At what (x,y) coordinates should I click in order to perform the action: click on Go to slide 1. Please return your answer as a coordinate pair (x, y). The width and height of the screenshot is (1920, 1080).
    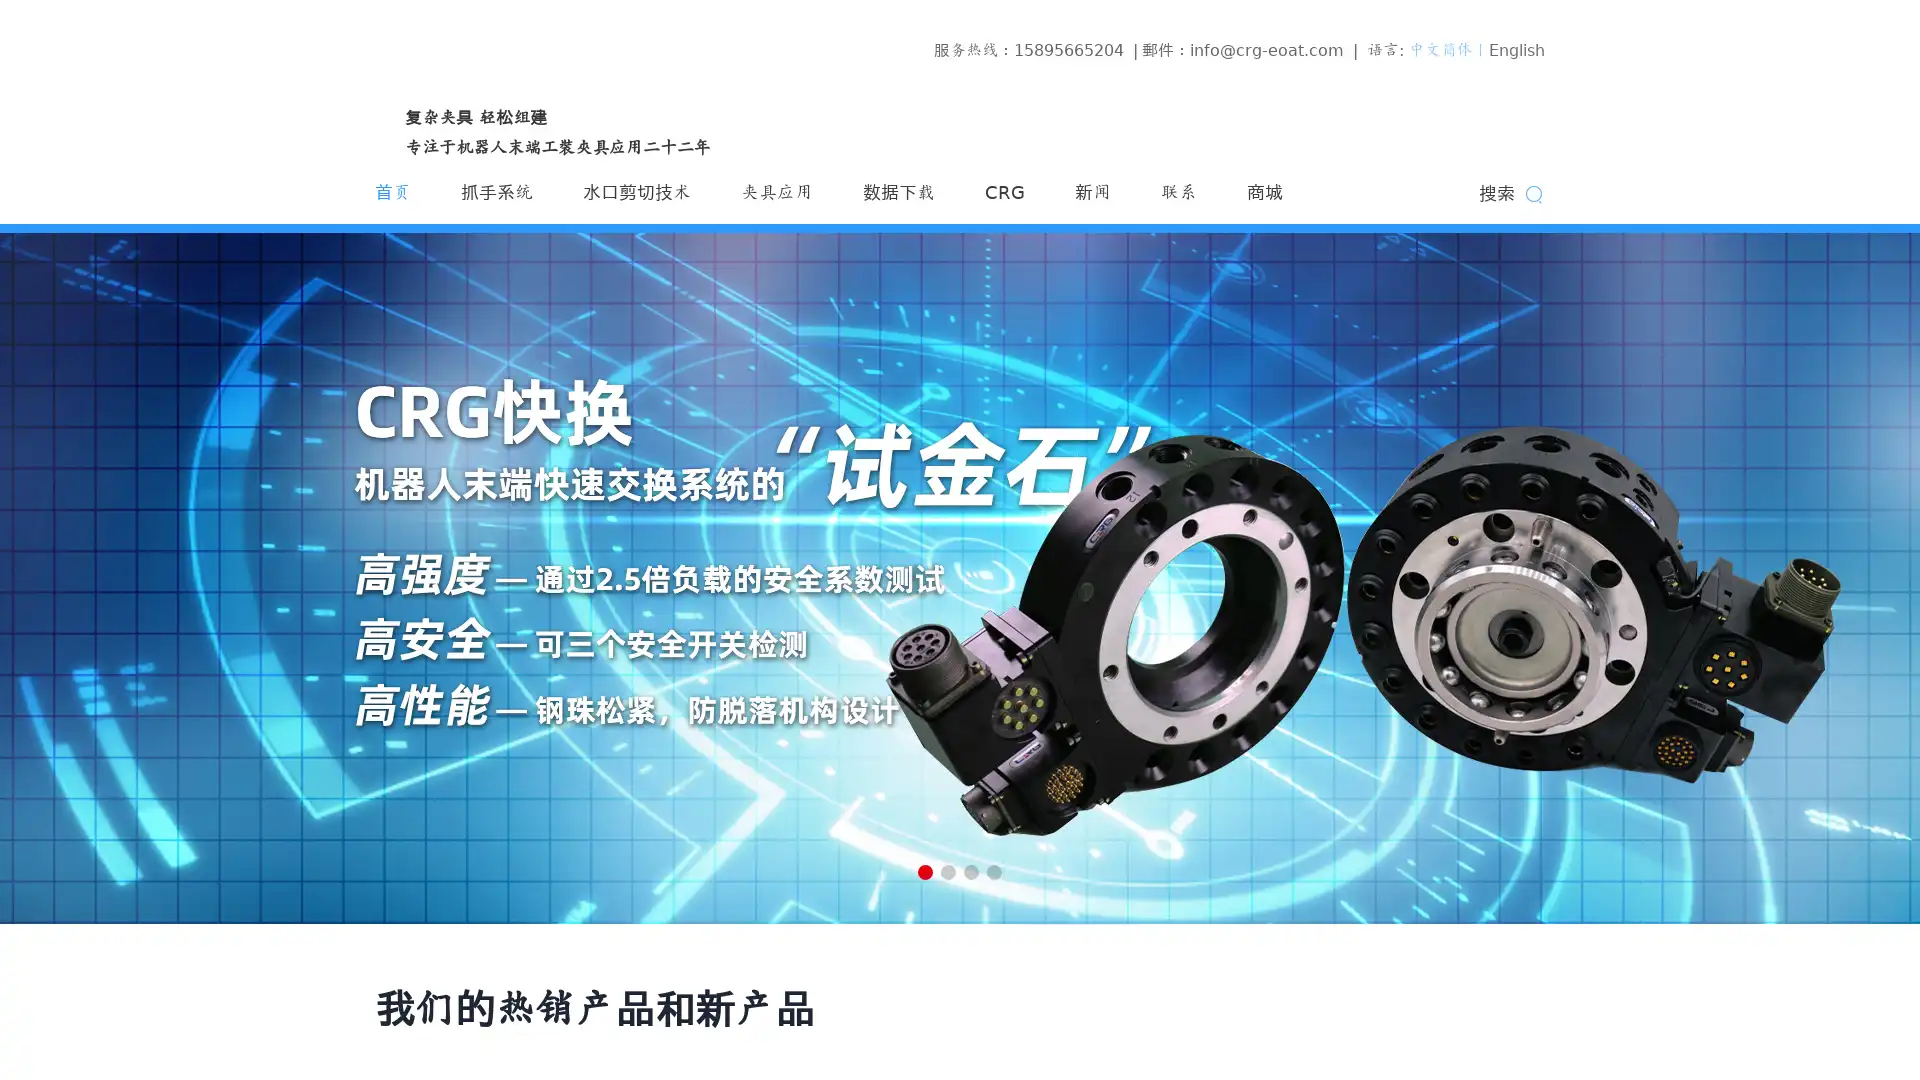
    Looking at the image, I should click on (924, 871).